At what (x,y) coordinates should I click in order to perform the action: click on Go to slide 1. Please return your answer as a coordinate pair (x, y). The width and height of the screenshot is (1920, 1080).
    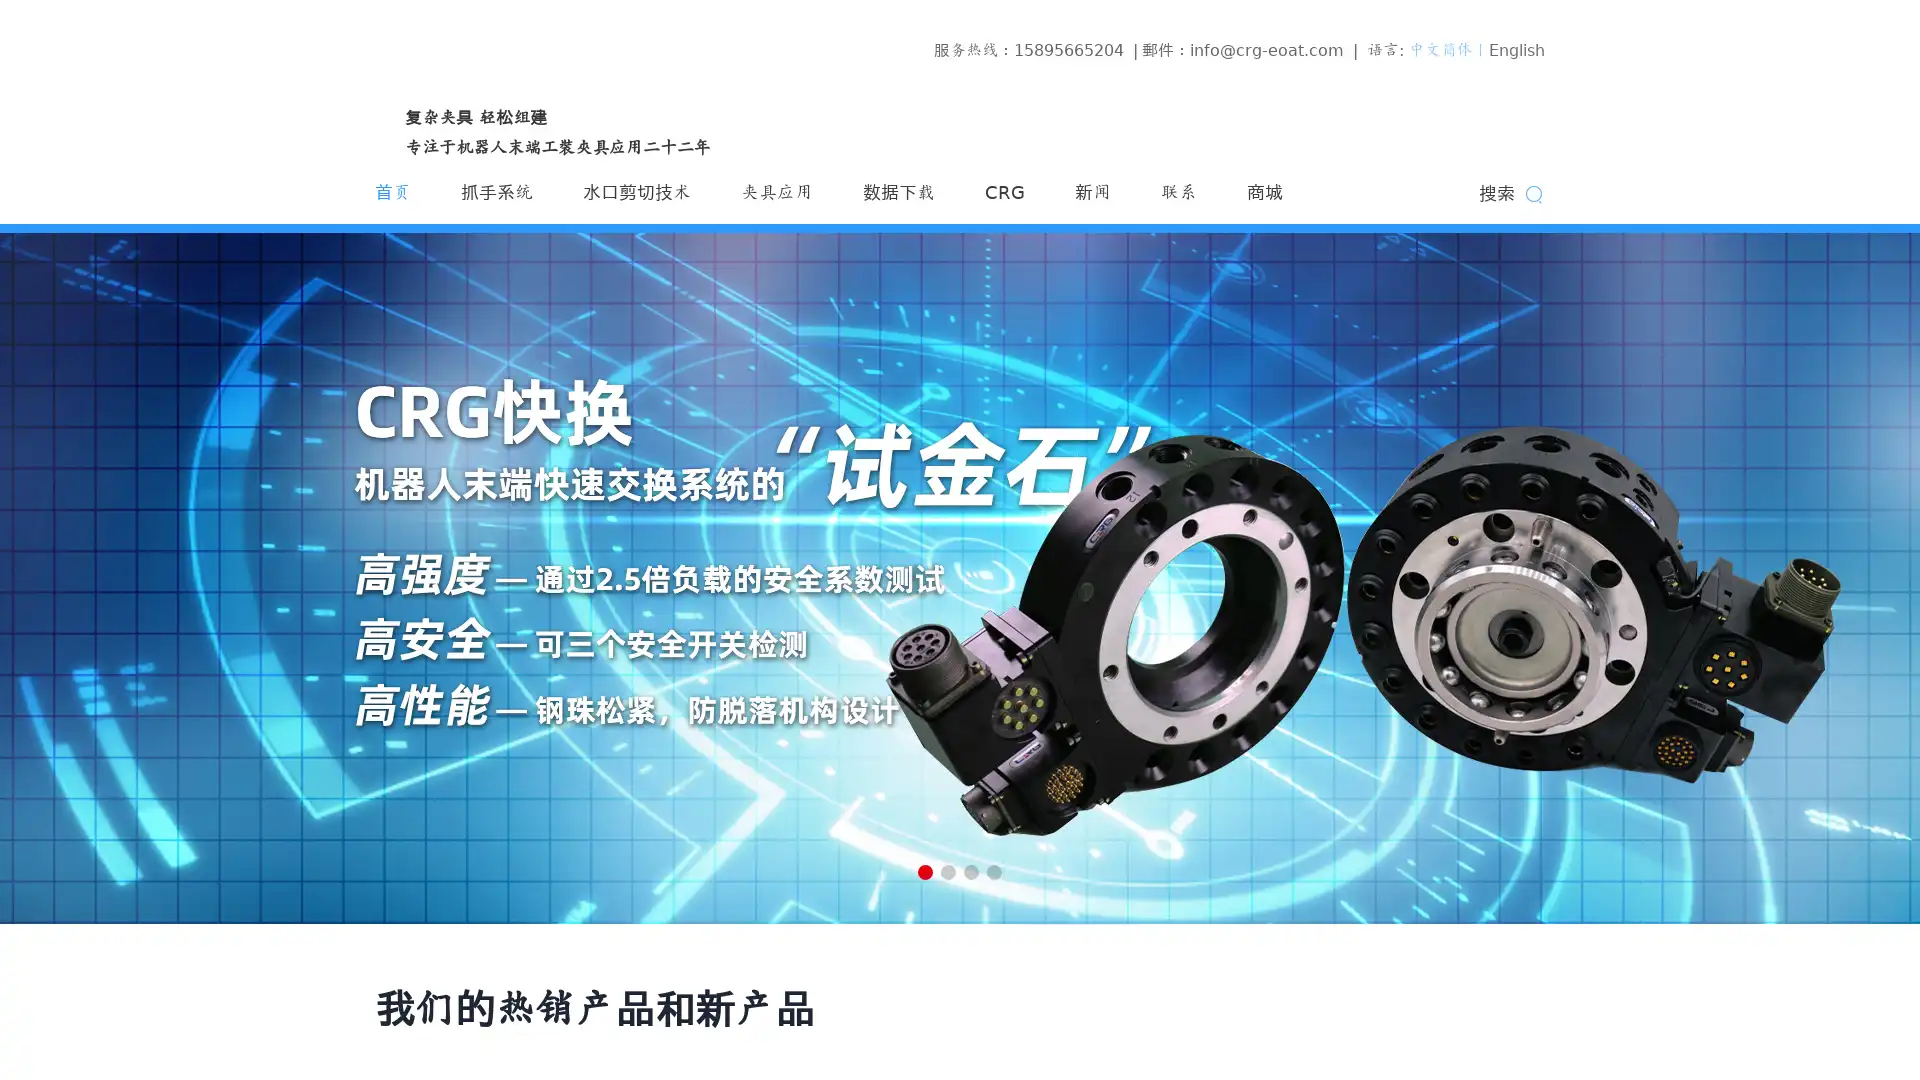
    Looking at the image, I should click on (924, 871).